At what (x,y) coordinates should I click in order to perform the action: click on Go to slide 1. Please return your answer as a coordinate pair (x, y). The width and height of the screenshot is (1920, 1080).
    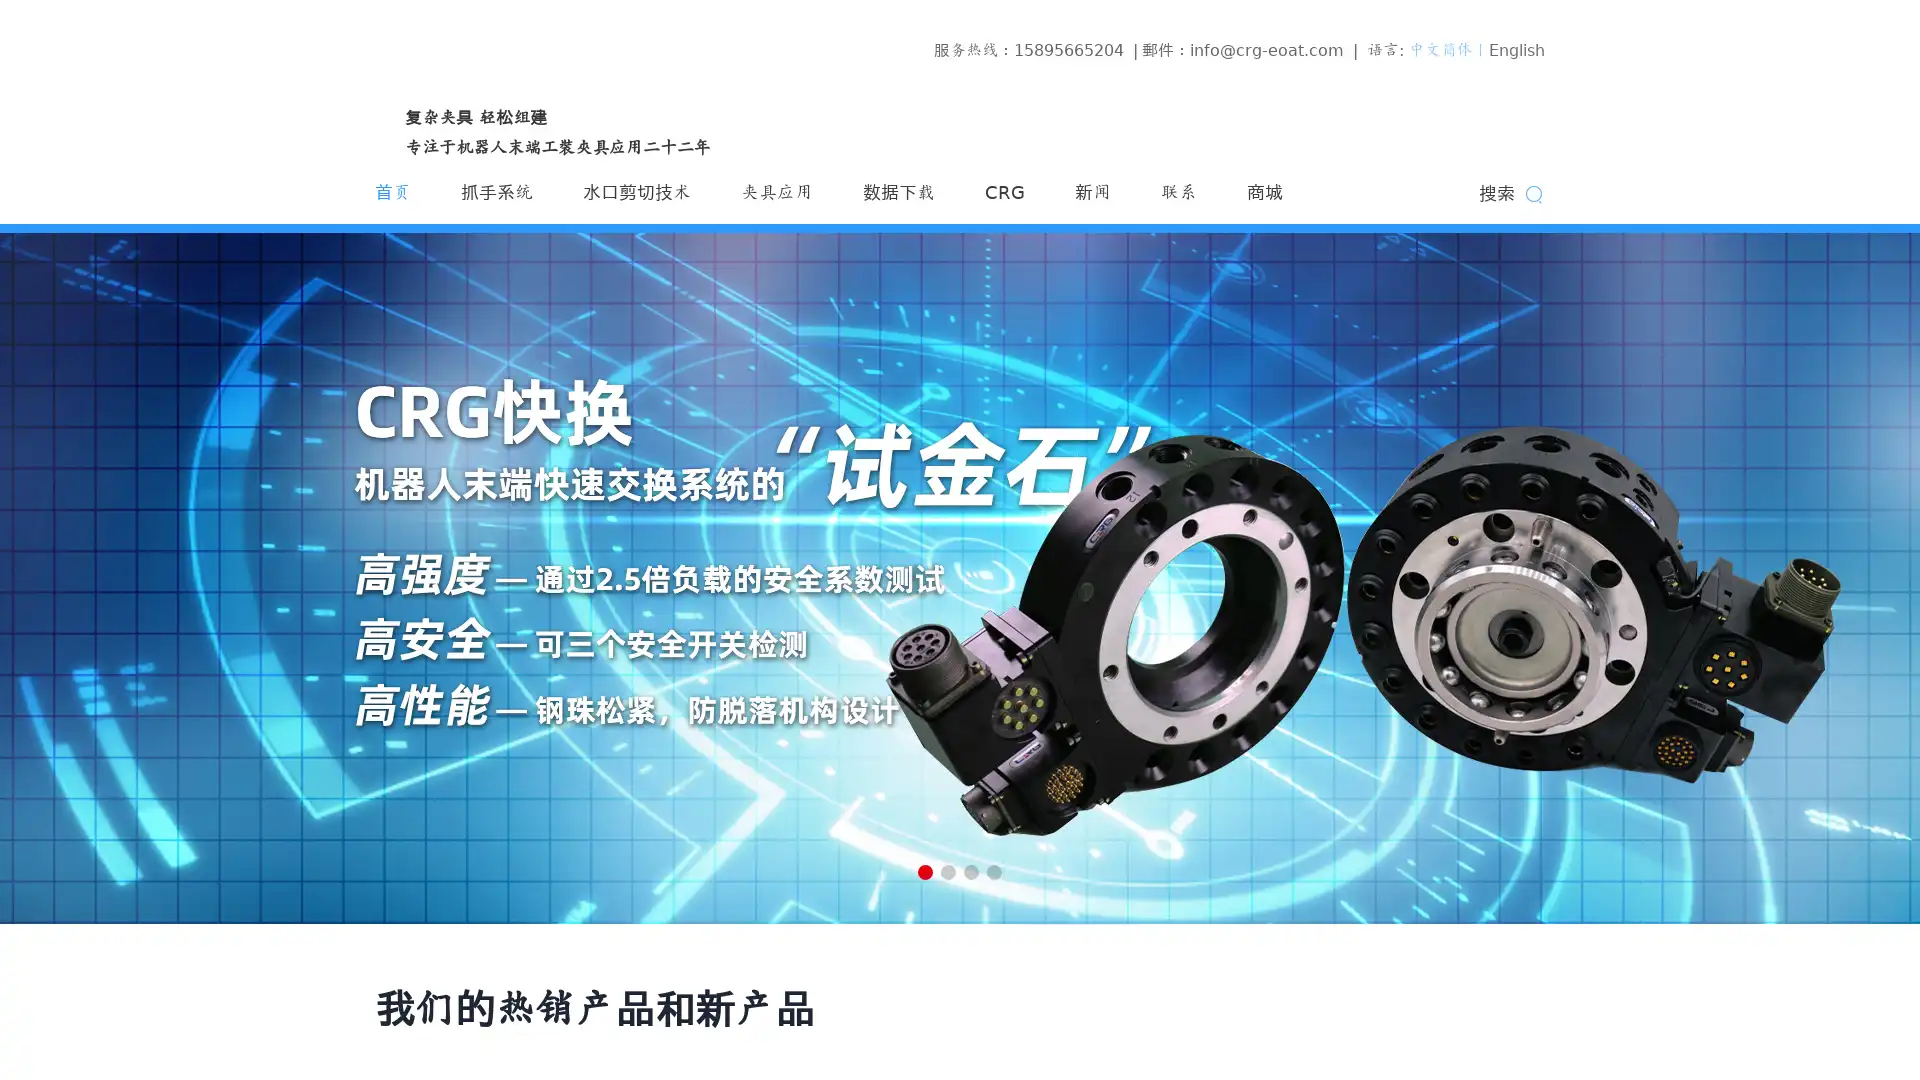
    Looking at the image, I should click on (924, 871).